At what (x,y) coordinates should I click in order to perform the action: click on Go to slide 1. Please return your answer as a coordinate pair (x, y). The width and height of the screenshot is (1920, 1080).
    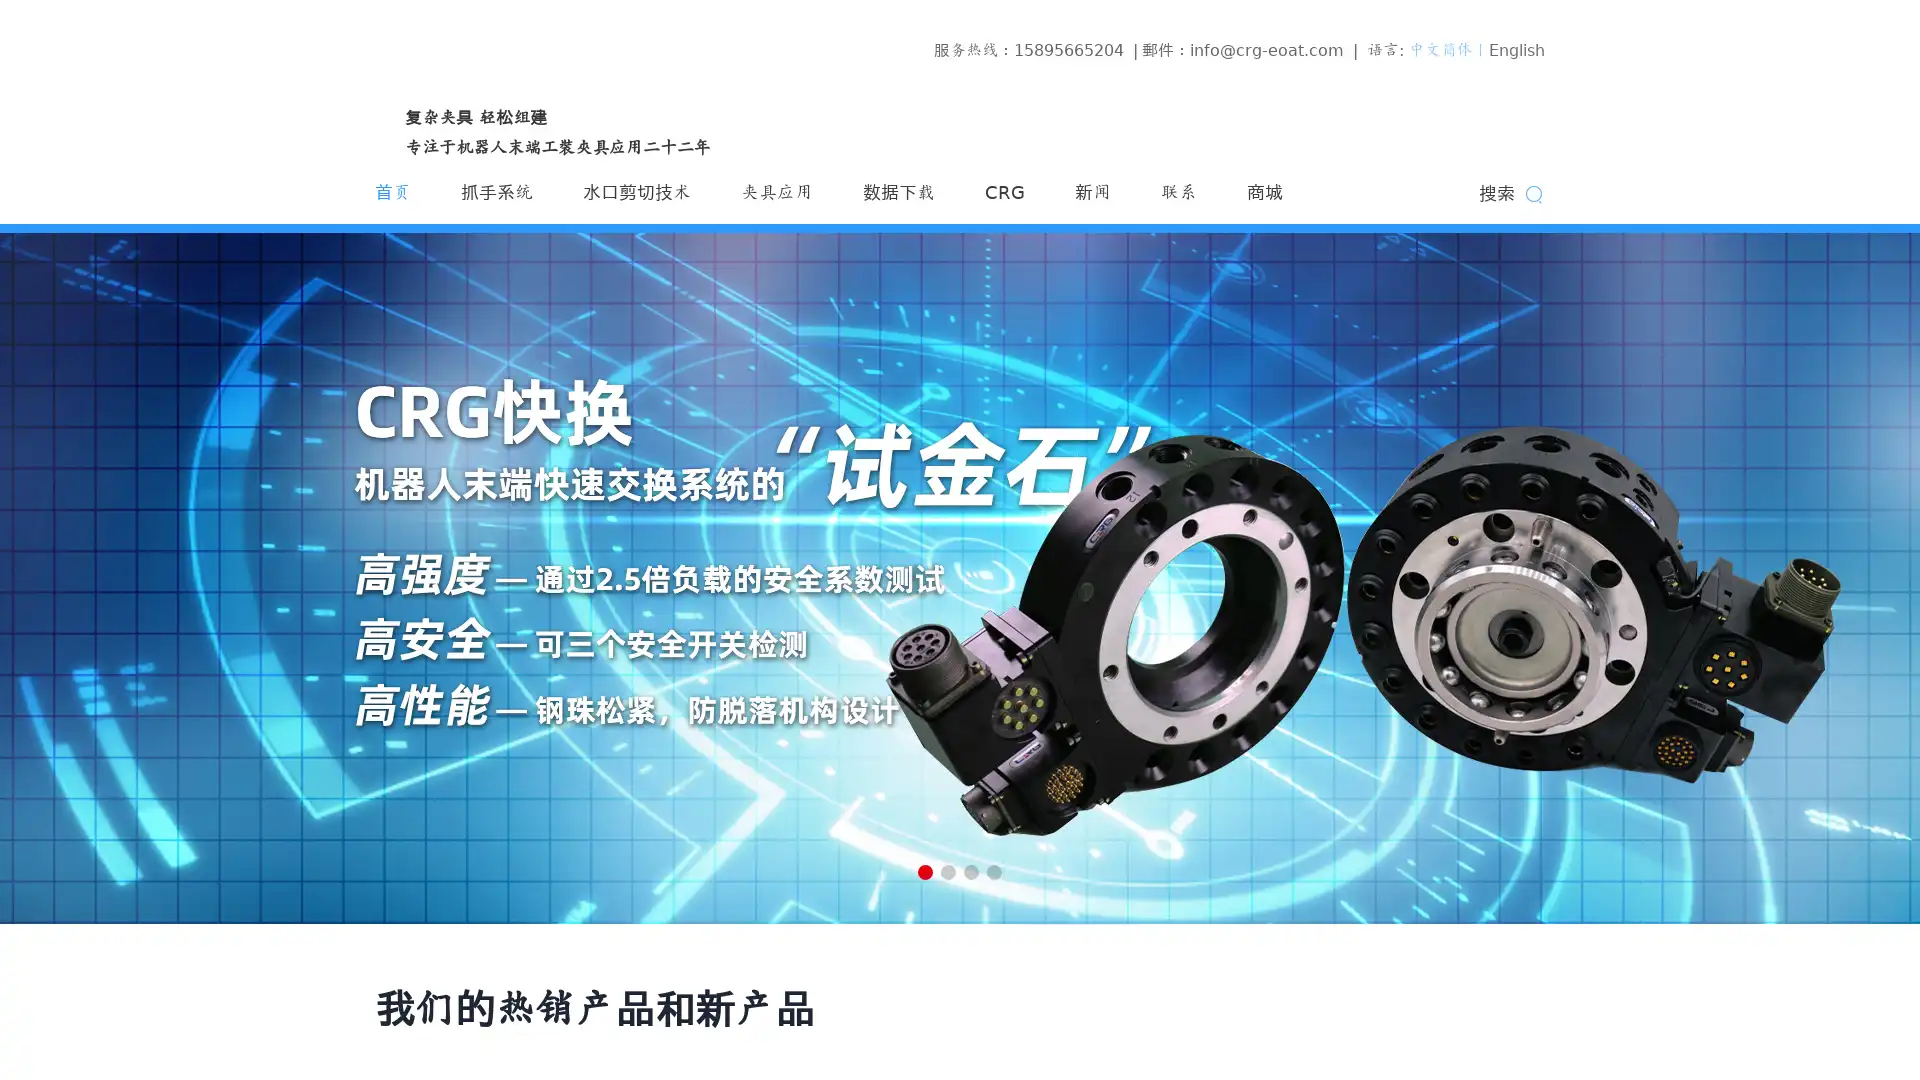
    Looking at the image, I should click on (924, 871).